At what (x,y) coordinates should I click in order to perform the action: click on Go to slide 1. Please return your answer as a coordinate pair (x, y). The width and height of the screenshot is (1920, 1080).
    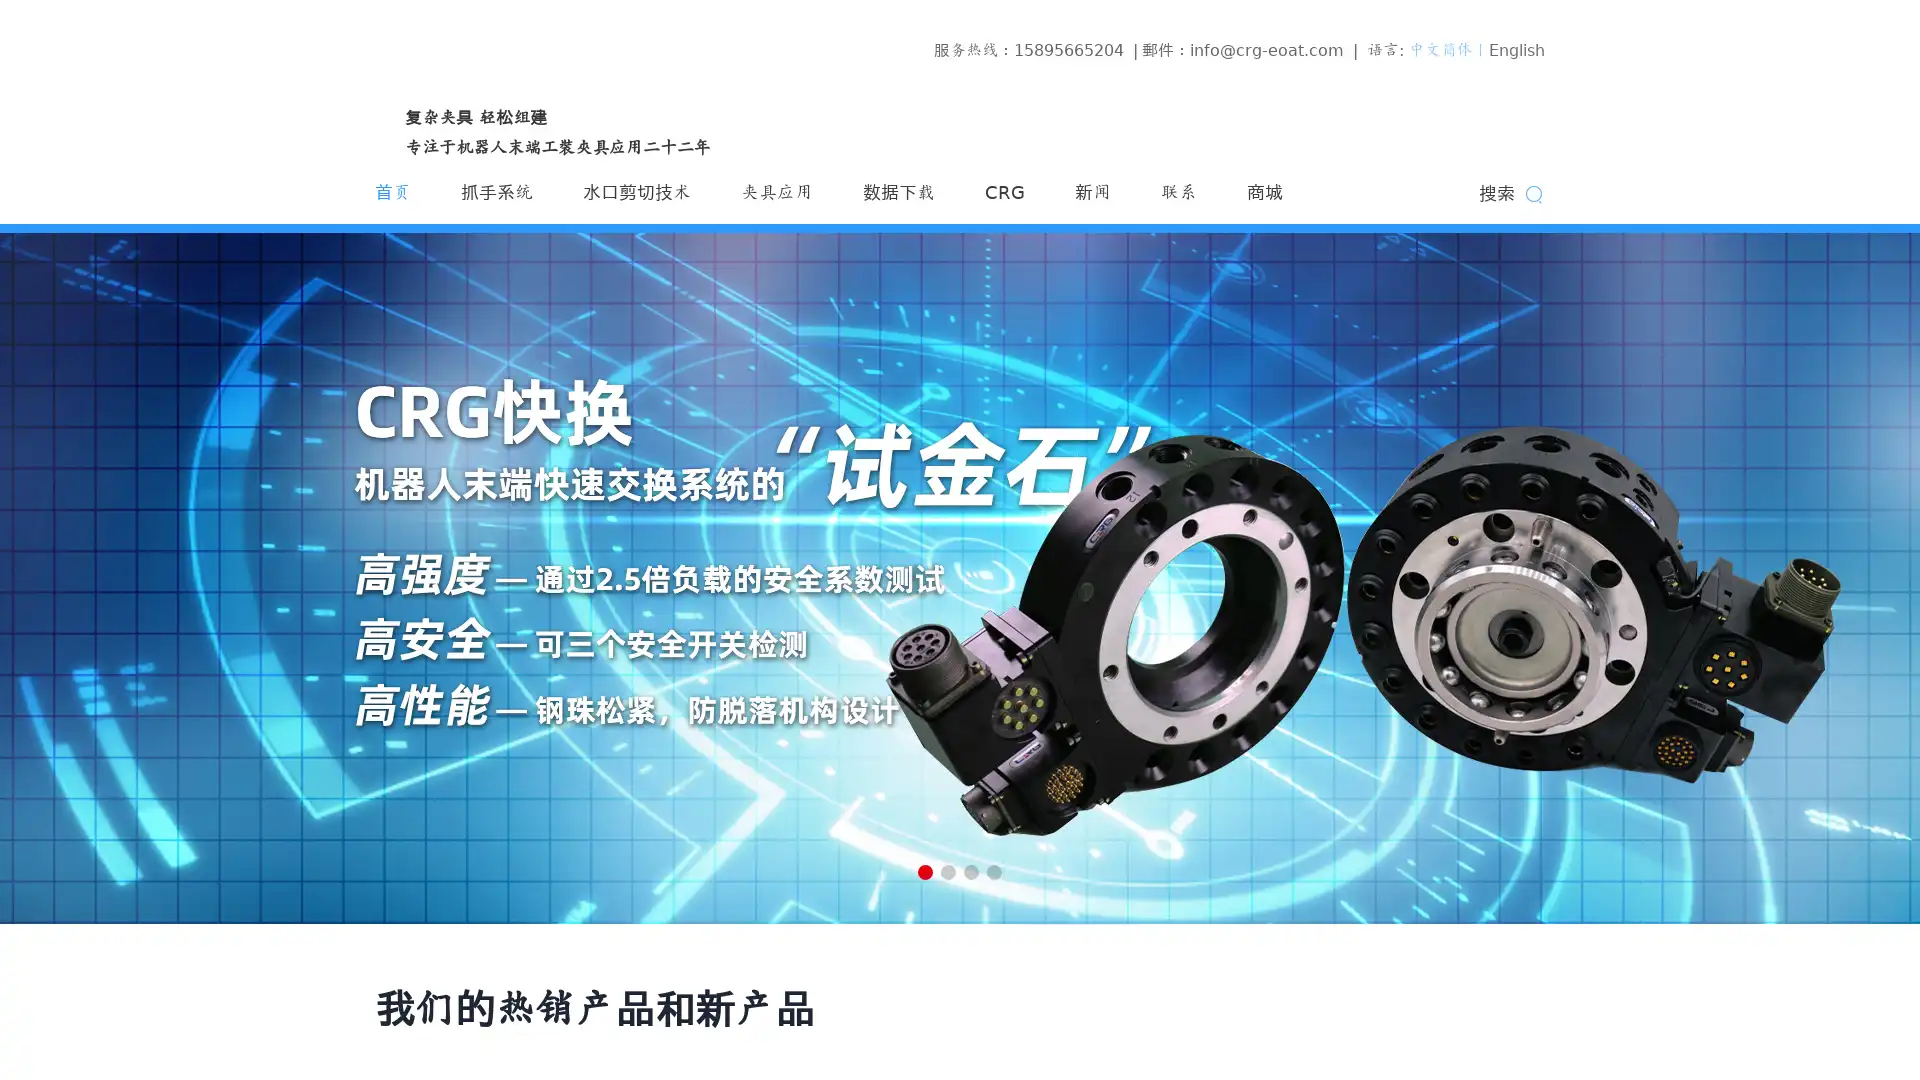
    Looking at the image, I should click on (924, 871).